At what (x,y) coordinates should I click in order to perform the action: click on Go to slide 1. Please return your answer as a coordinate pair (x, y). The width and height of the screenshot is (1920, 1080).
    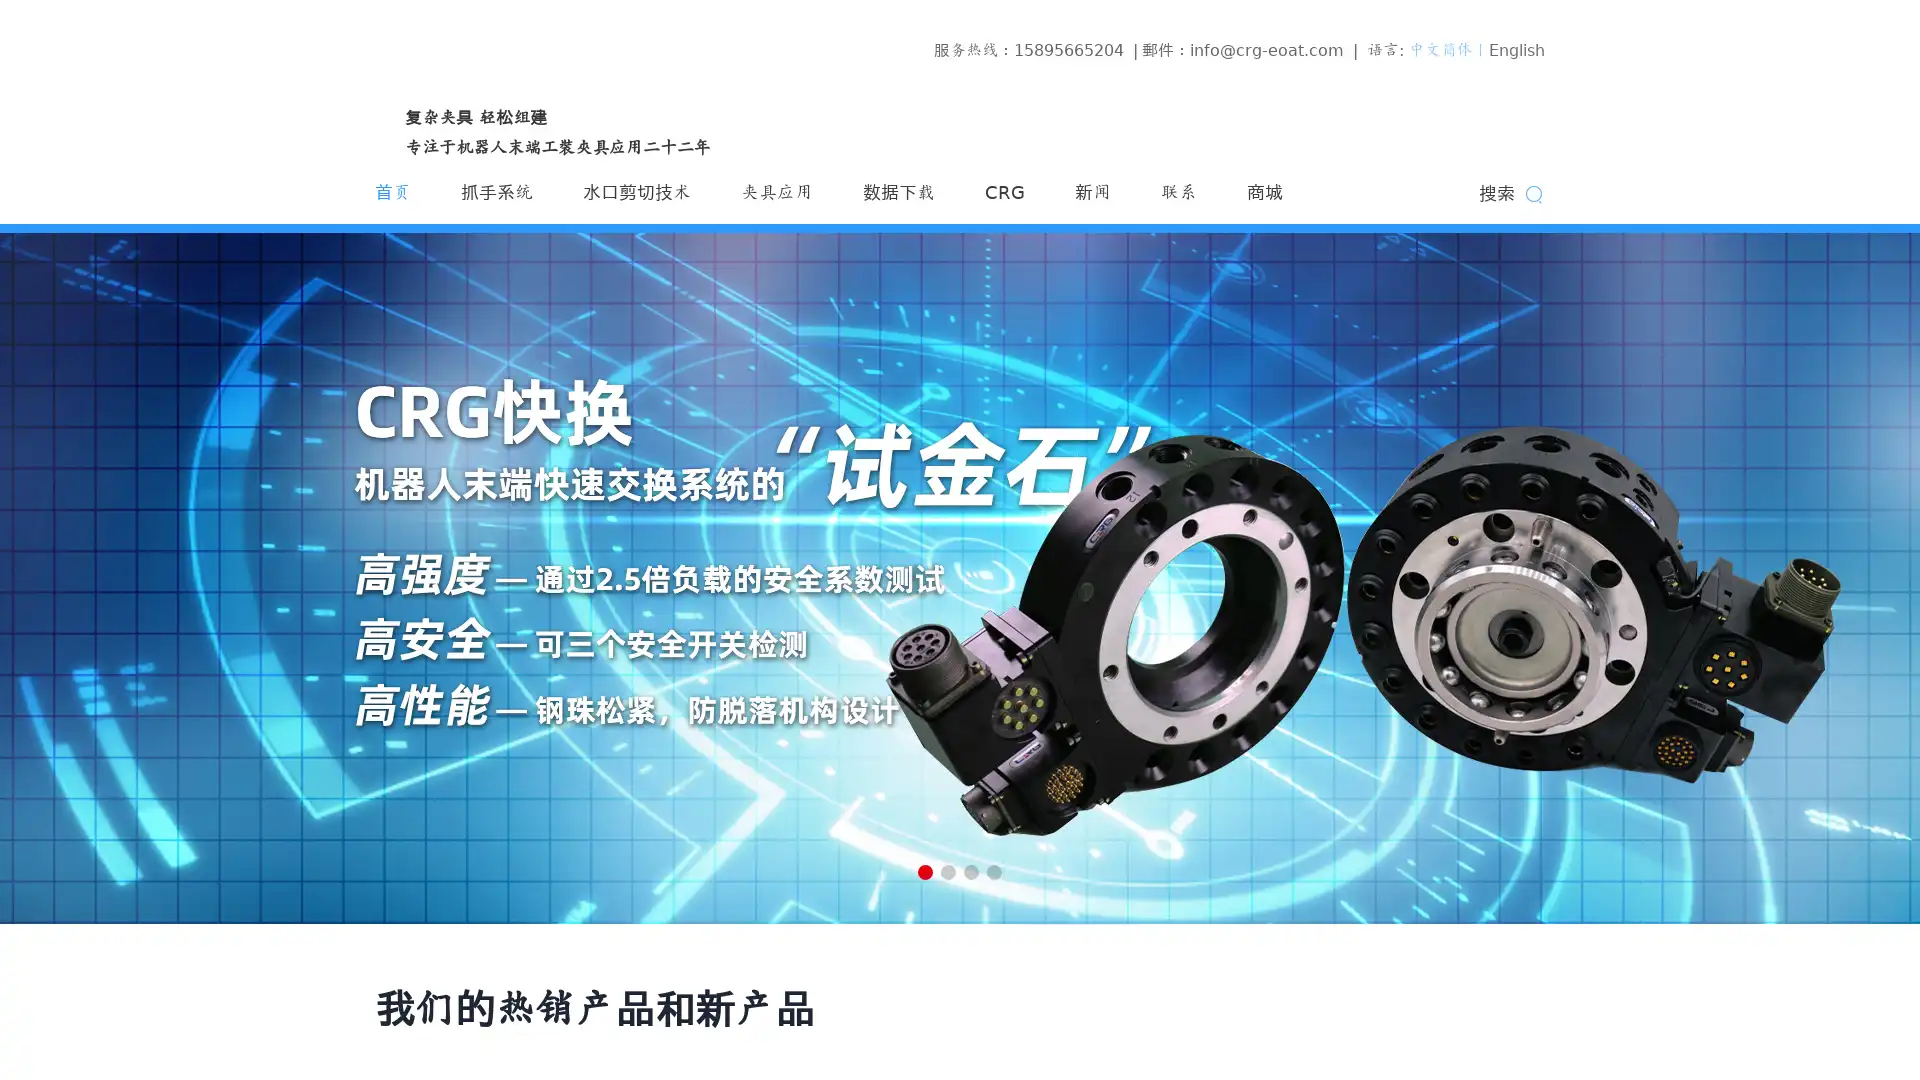
    Looking at the image, I should click on (924, 871).